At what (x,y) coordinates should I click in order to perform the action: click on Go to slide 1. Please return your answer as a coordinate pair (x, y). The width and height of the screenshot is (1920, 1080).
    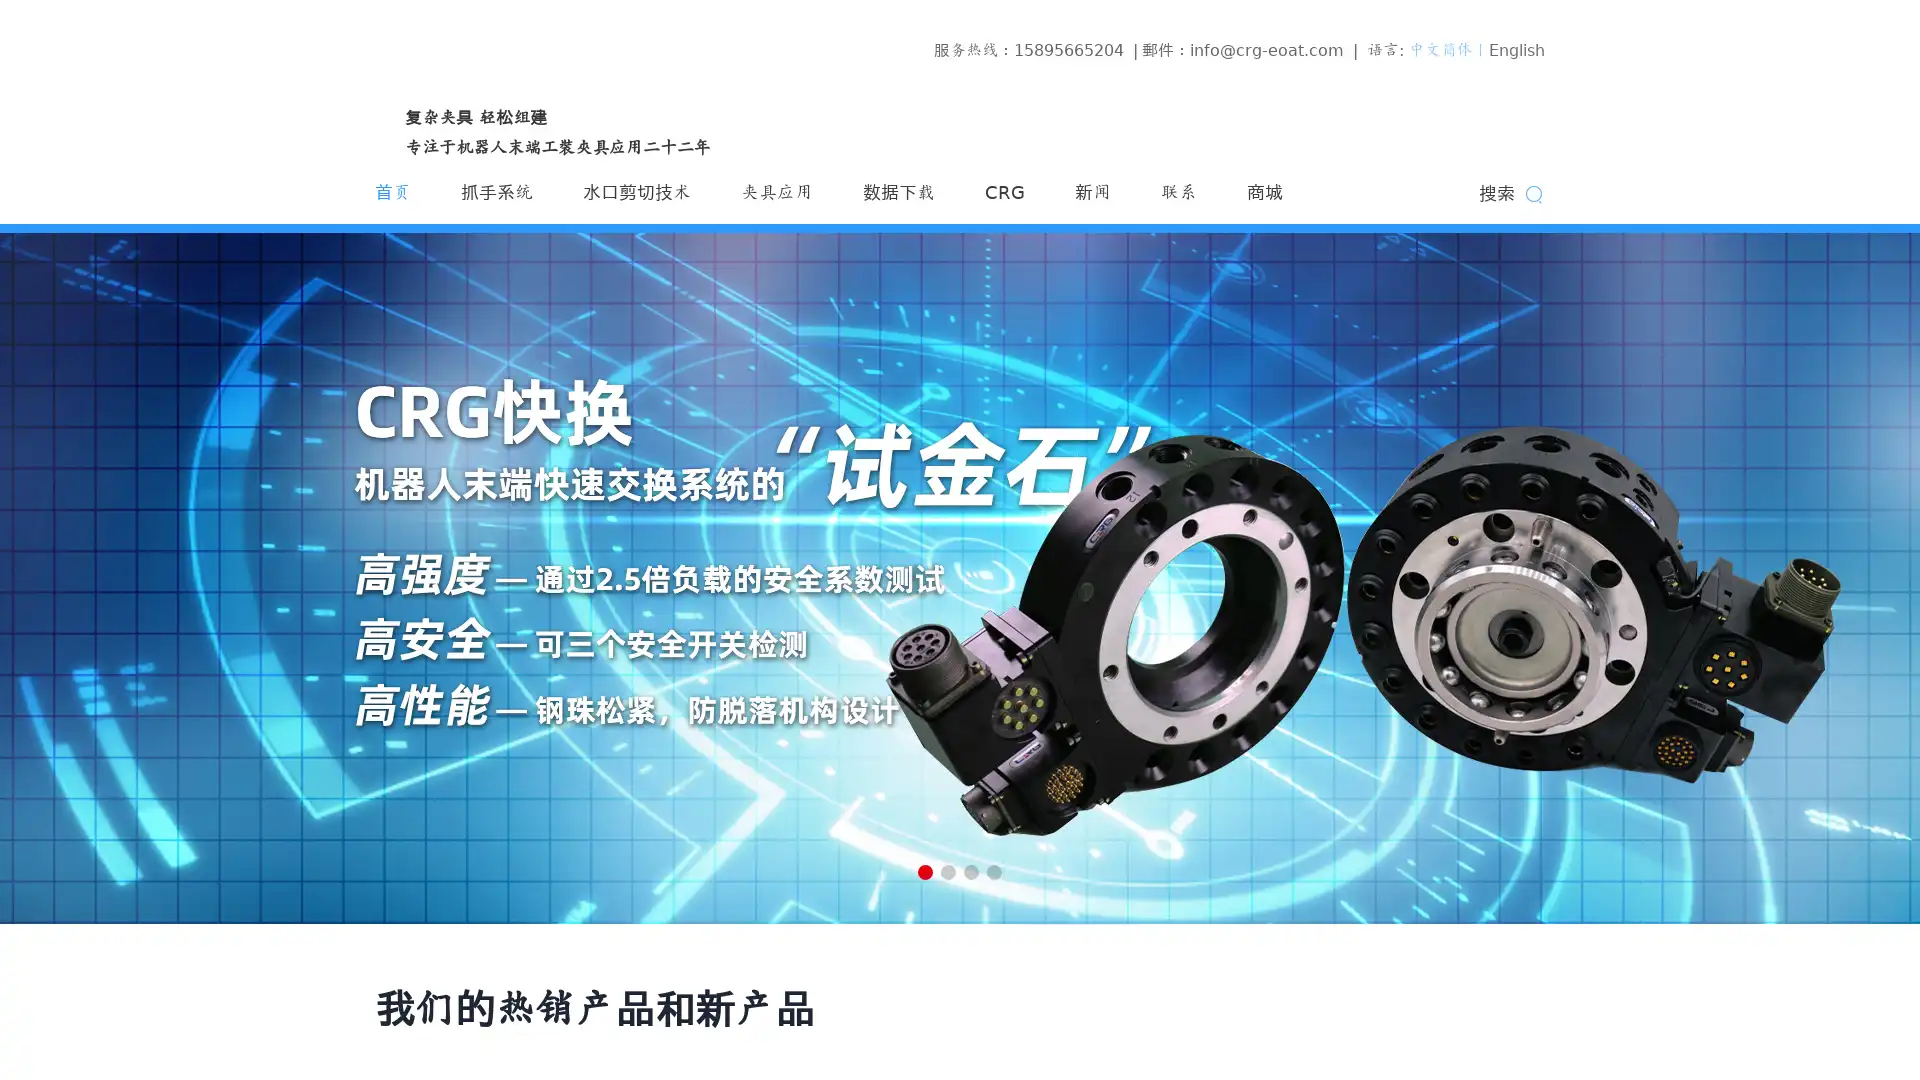
    Looking at the image, I should click on (924, 871).